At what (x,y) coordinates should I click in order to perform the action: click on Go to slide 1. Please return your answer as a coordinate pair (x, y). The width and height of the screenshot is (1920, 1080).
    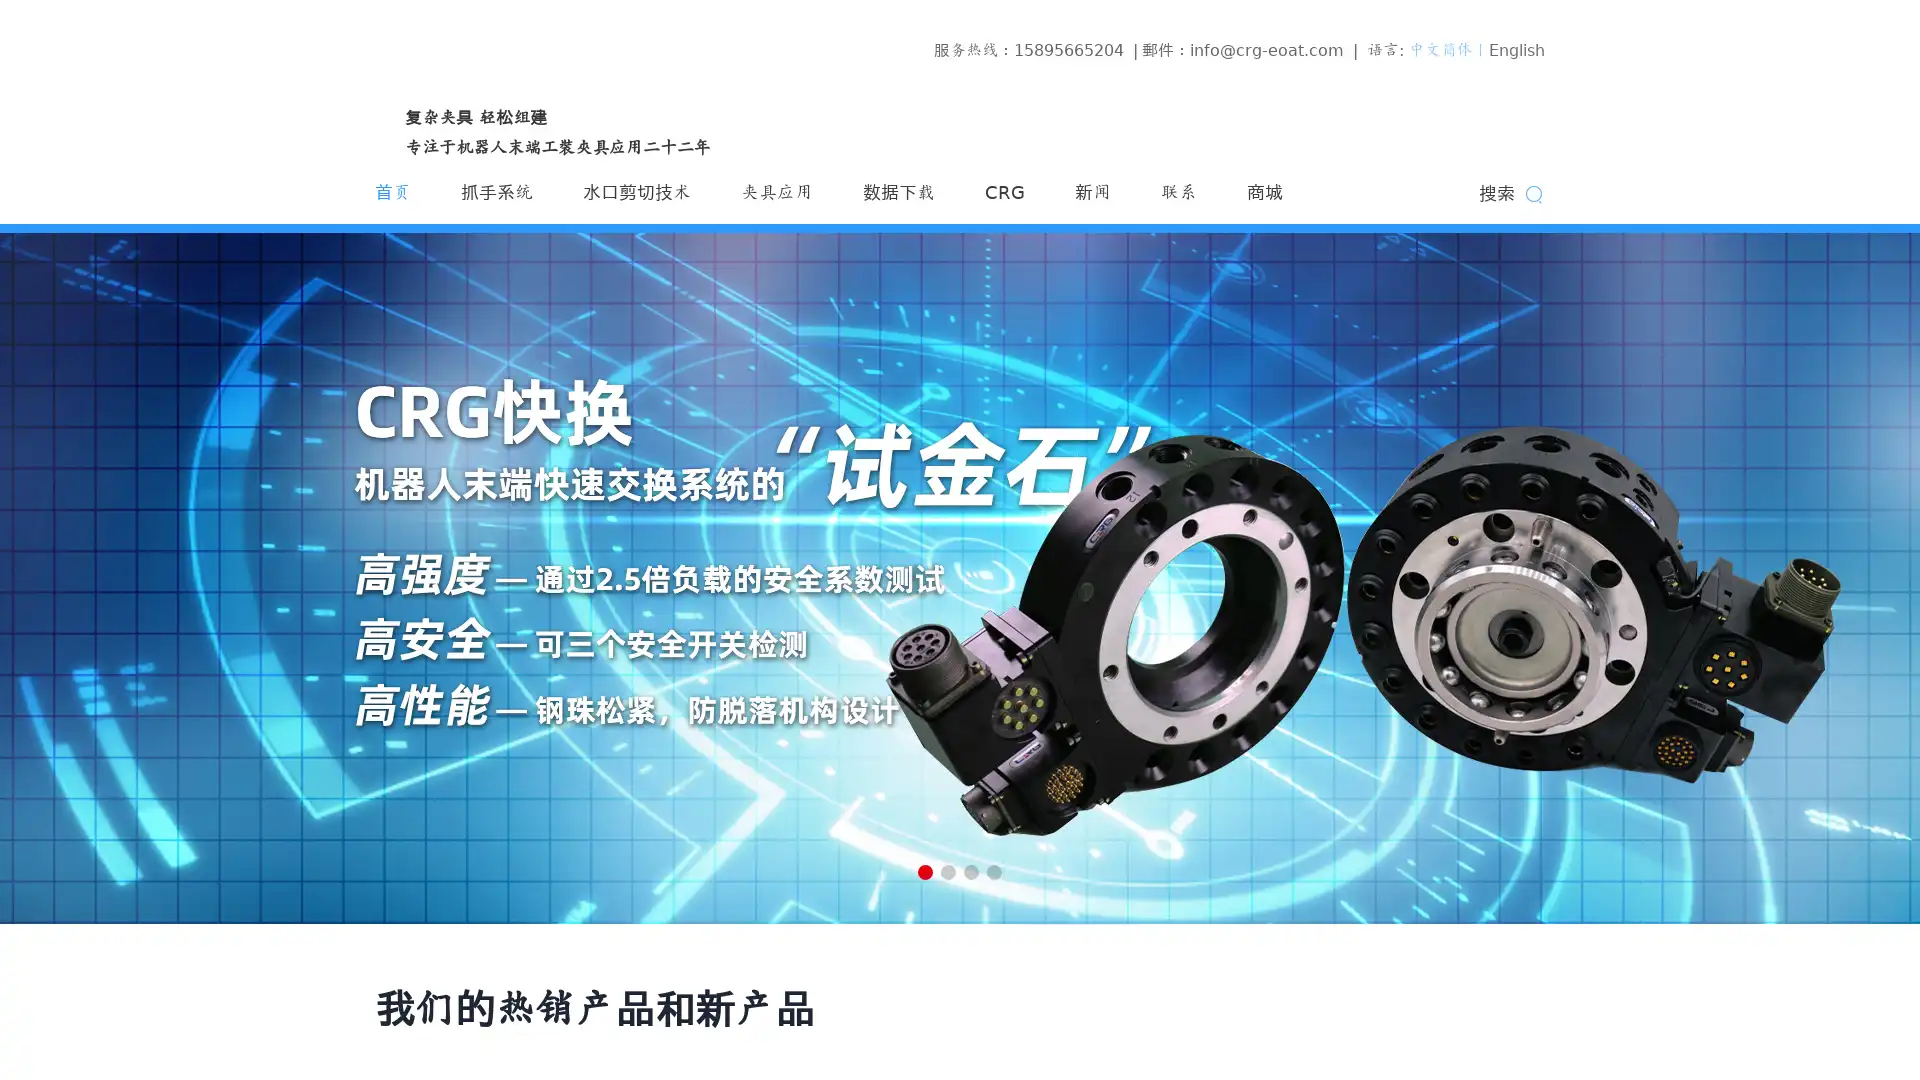
    Looking at the image, I should click on (924, 871).